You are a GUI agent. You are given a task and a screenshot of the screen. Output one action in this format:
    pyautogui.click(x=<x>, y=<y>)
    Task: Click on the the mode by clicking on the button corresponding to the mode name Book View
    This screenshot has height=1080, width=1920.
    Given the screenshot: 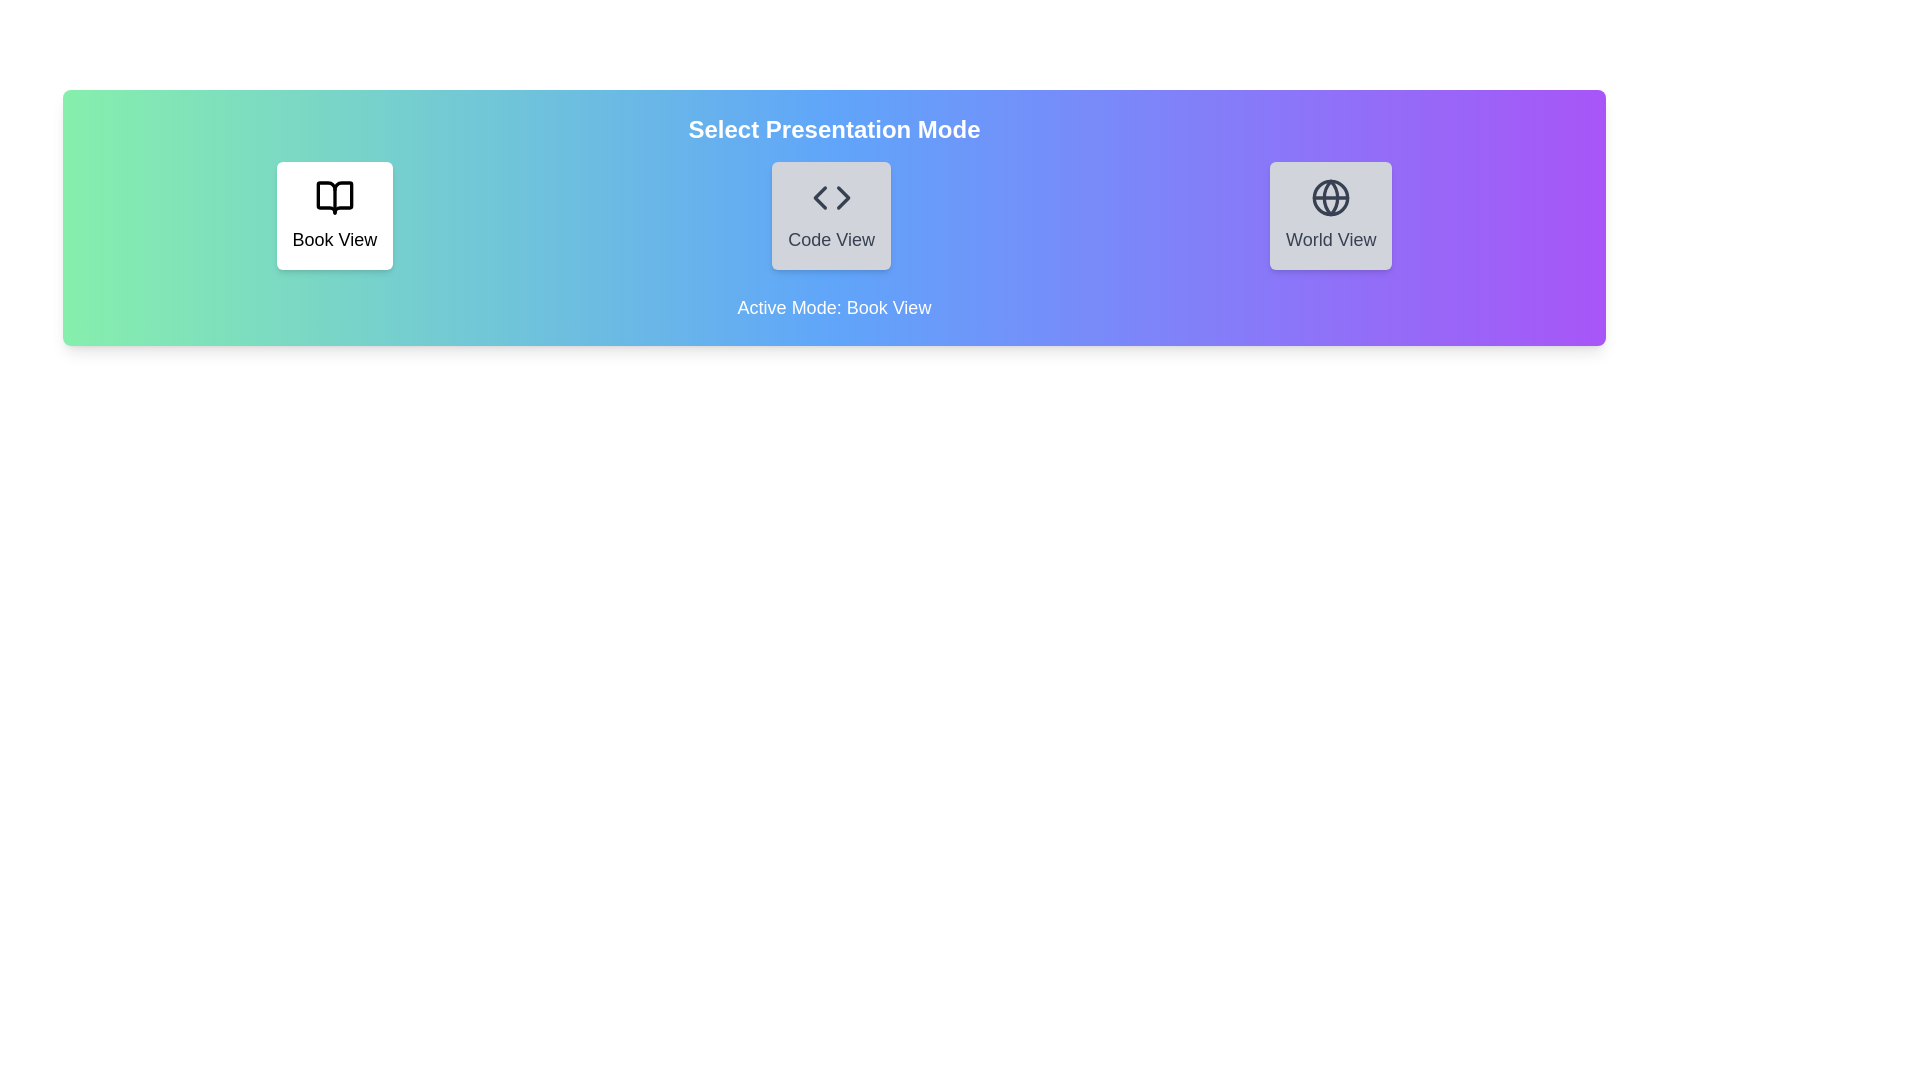 What is the action you would take?
    pyautogui.click(x=334, y=216)
    